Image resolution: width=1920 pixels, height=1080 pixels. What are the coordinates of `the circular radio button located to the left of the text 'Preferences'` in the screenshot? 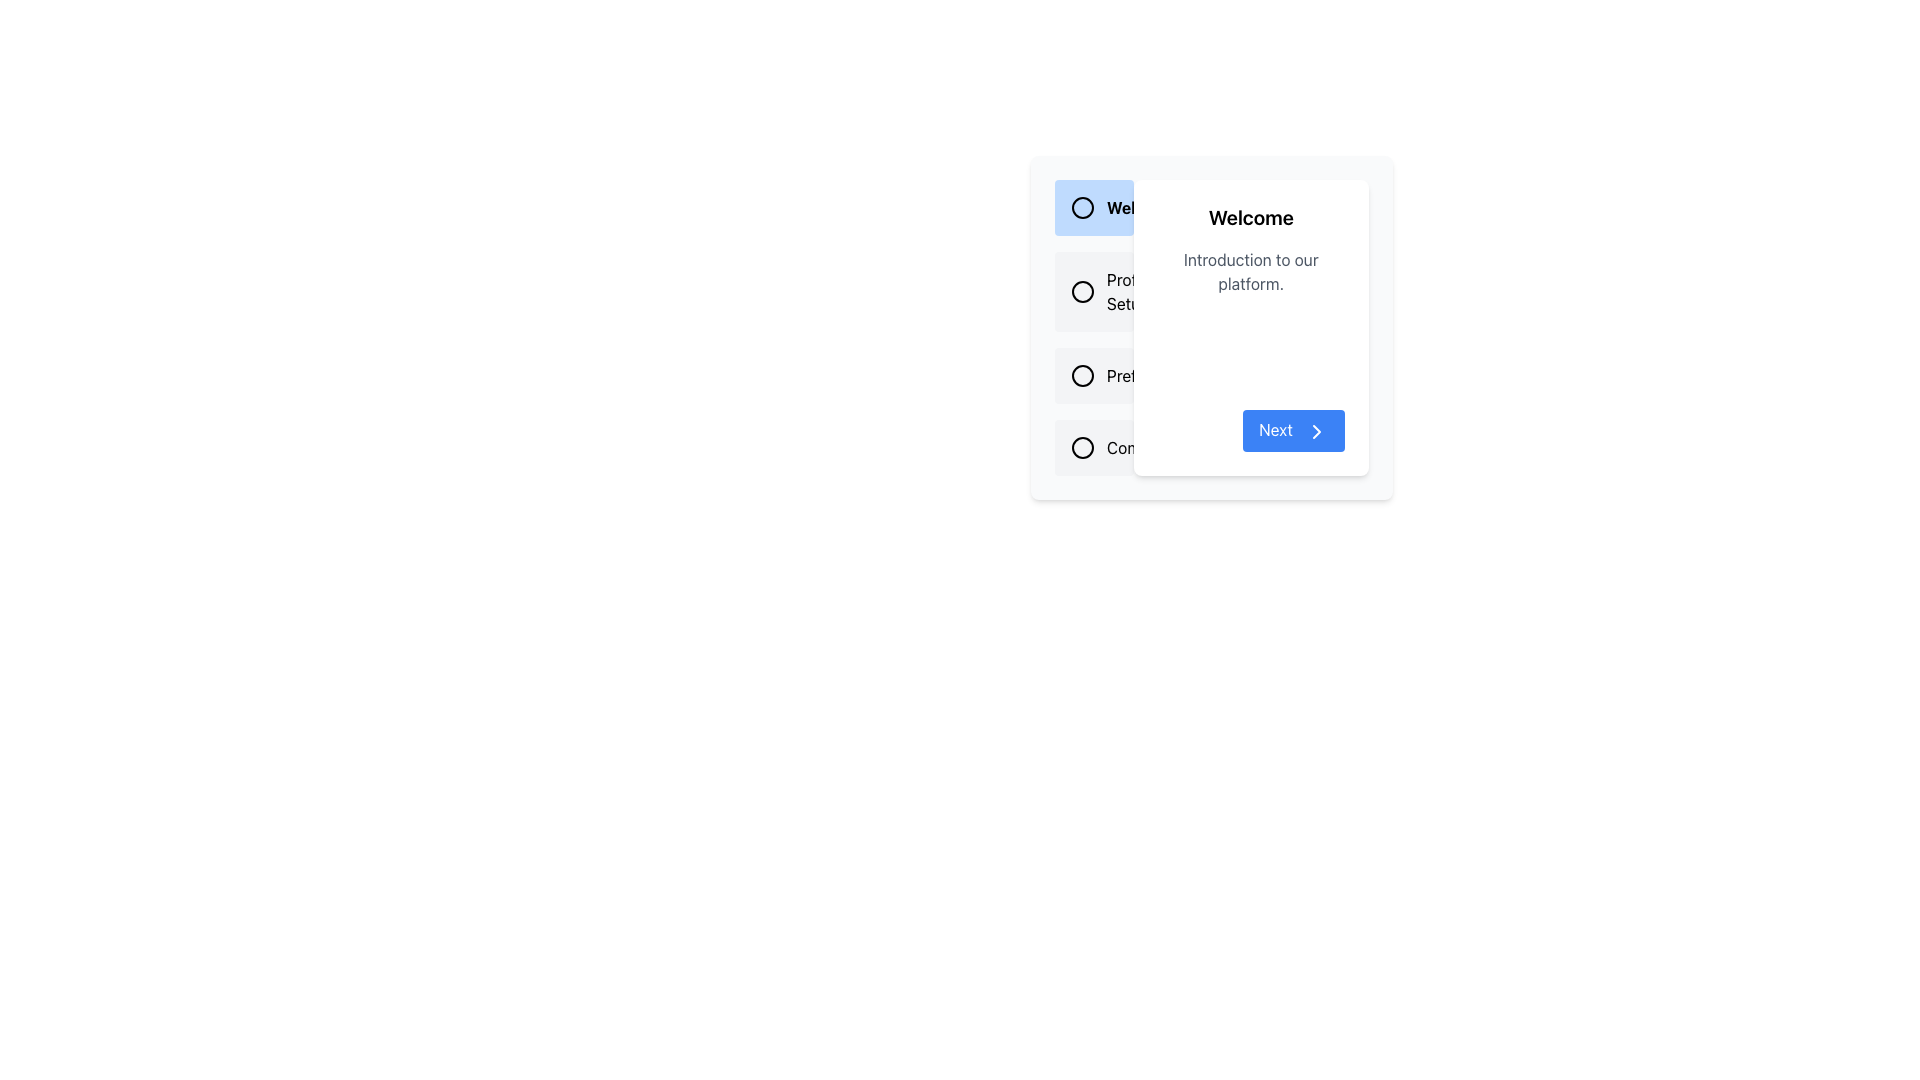 It's located at (1093, 375).